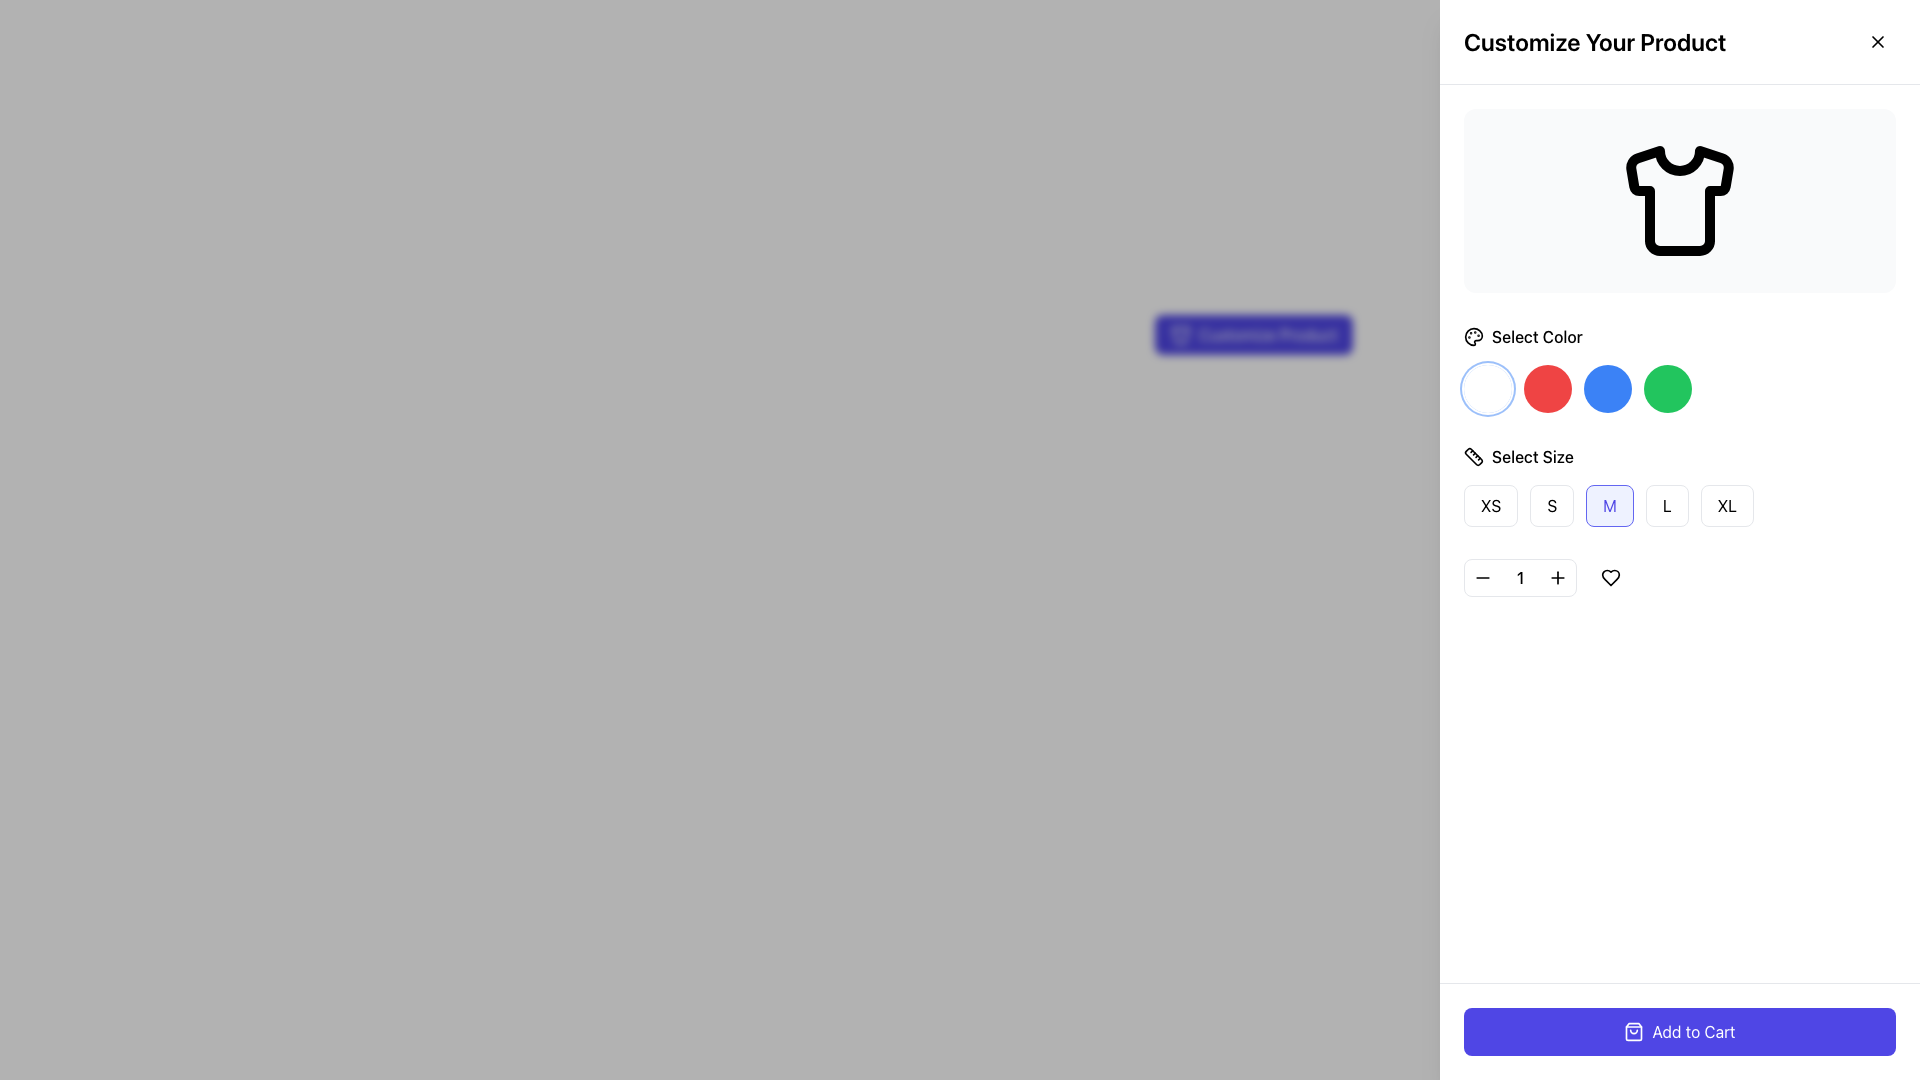  Describe the element at coordinates (1667, 504) in the screenshot. I see `the button` at that location.